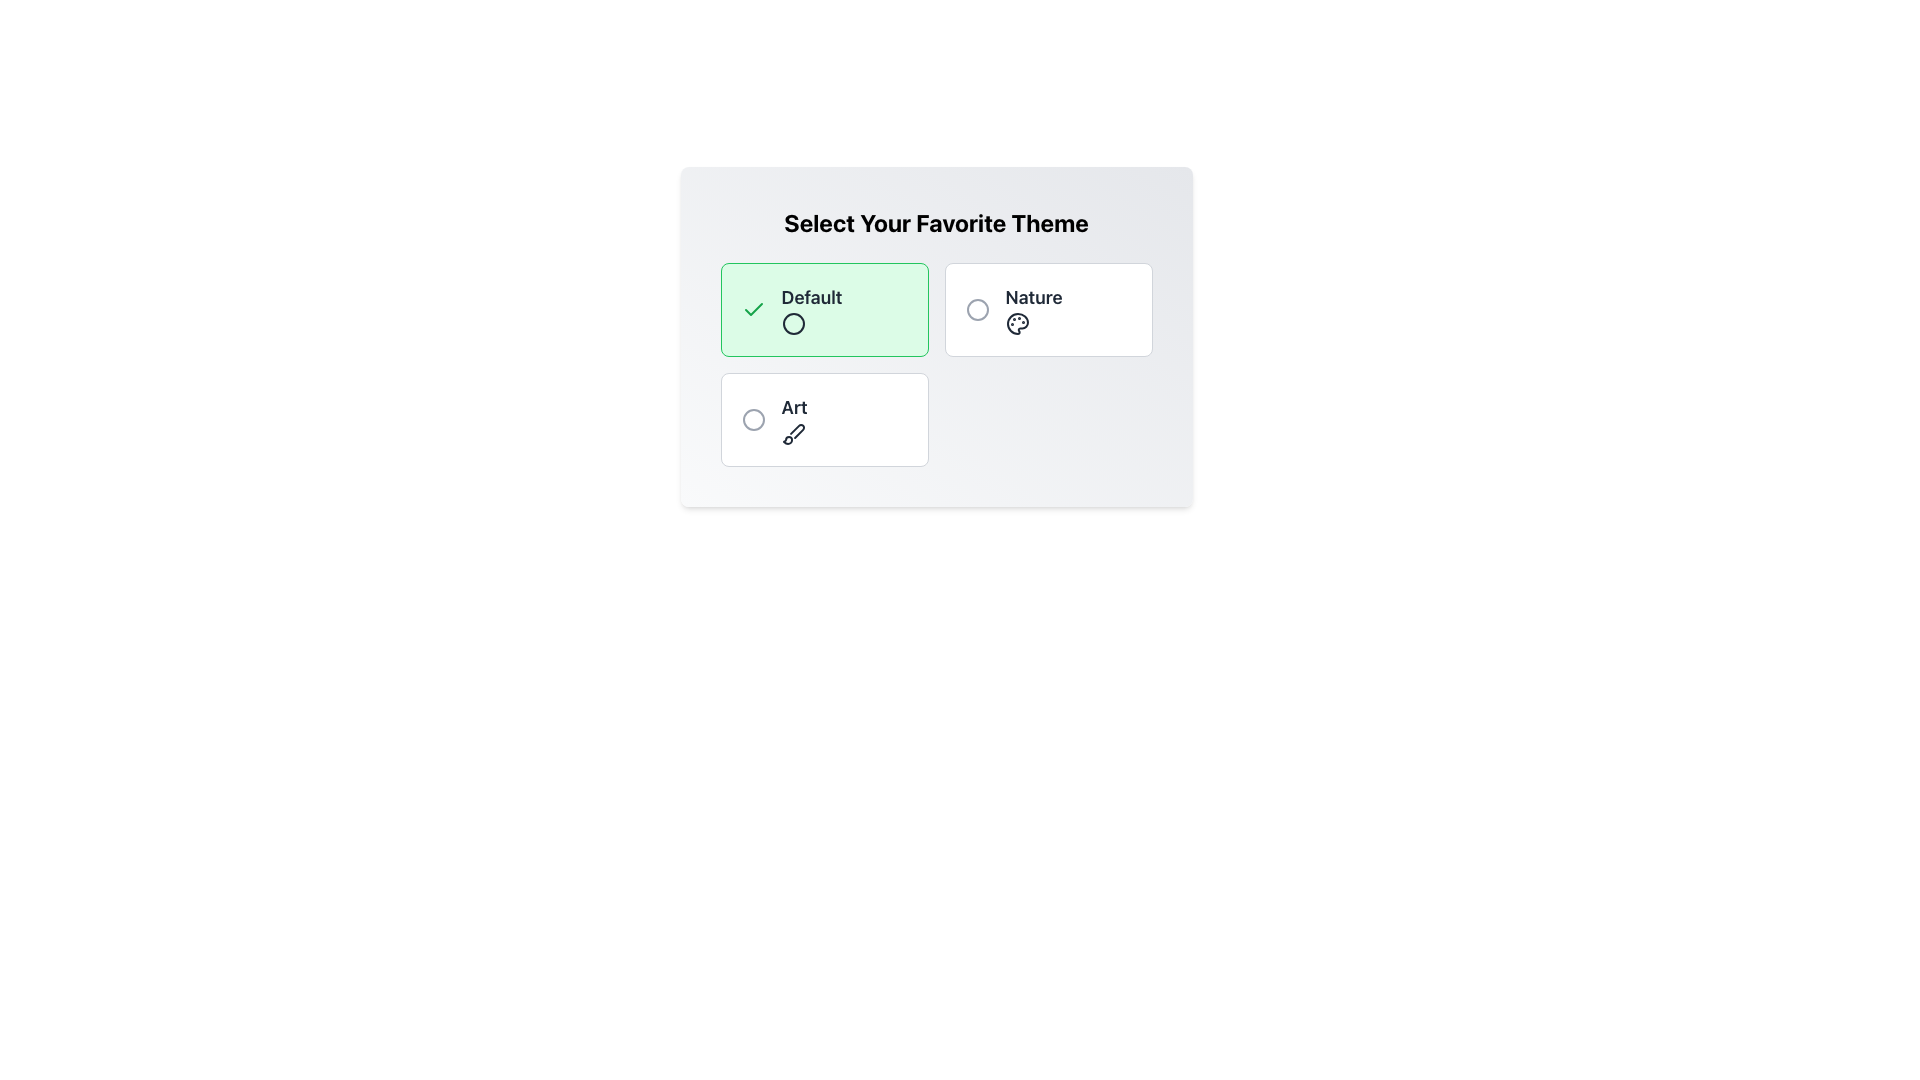 Image resolution: width=1920 pixels, height=1080 pixels. What do you see at coordinates (752, 309) in the screenshot?
I see `the SVG Icon indicating that the 'Default' option is selected, located in the upper-left corner of the 'Default' card` at bounding box center [752, 309].